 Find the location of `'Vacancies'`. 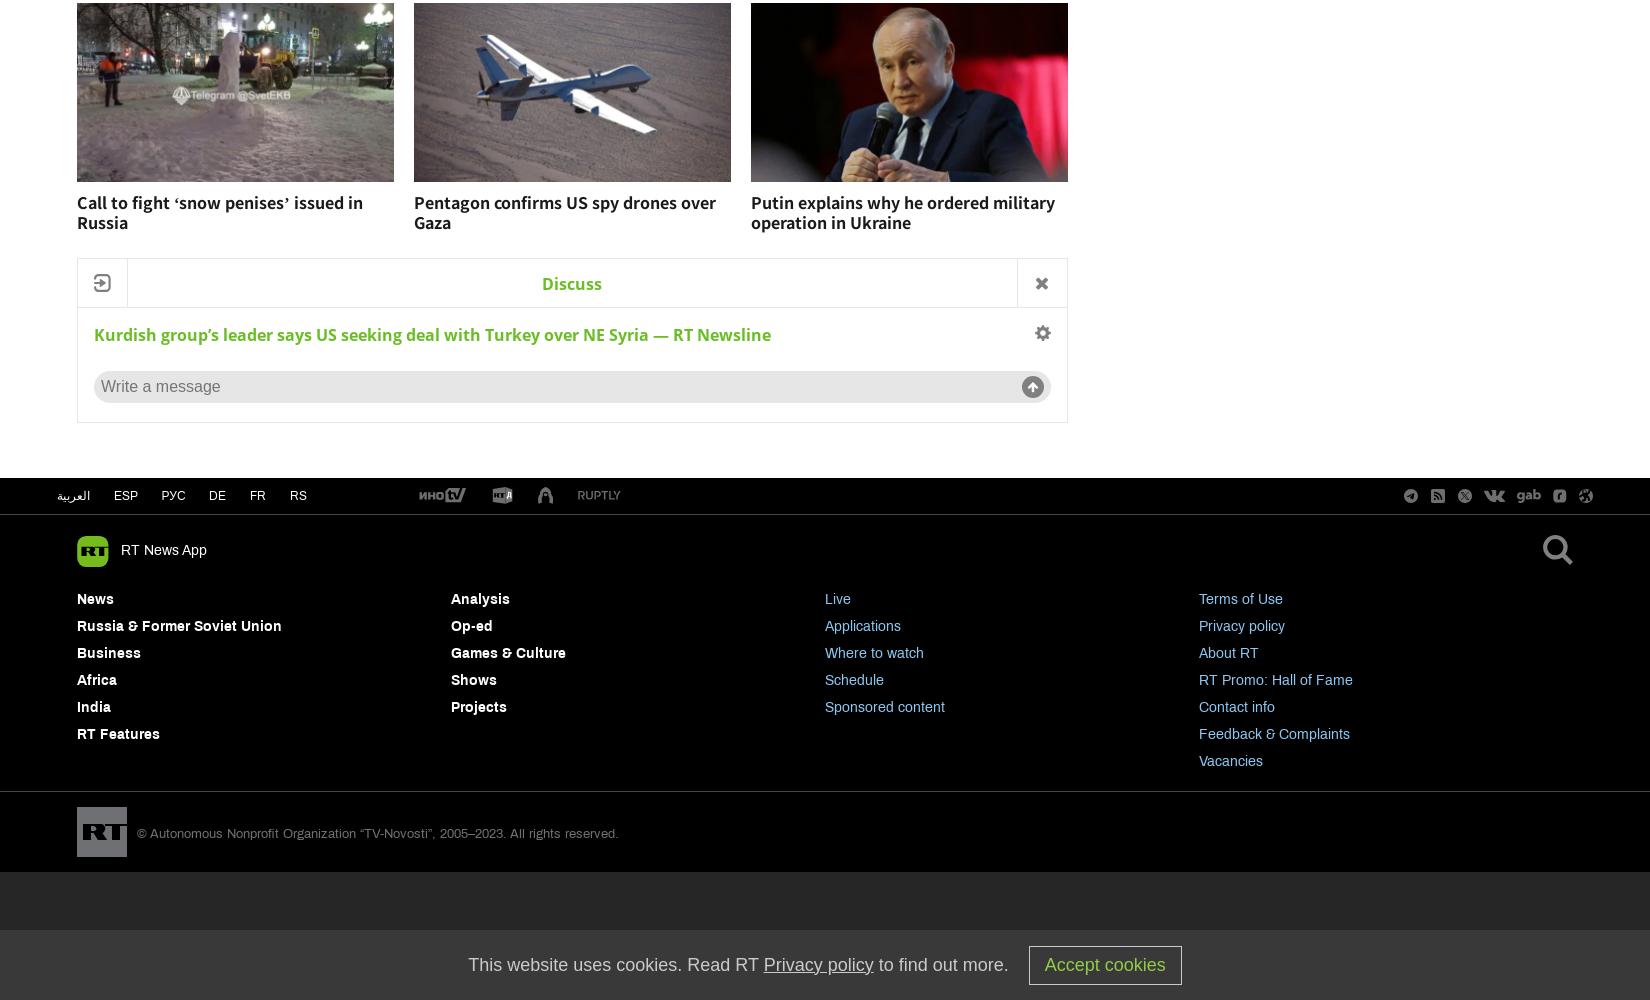

'Vacancies' is located at coordinates (1231, 761).